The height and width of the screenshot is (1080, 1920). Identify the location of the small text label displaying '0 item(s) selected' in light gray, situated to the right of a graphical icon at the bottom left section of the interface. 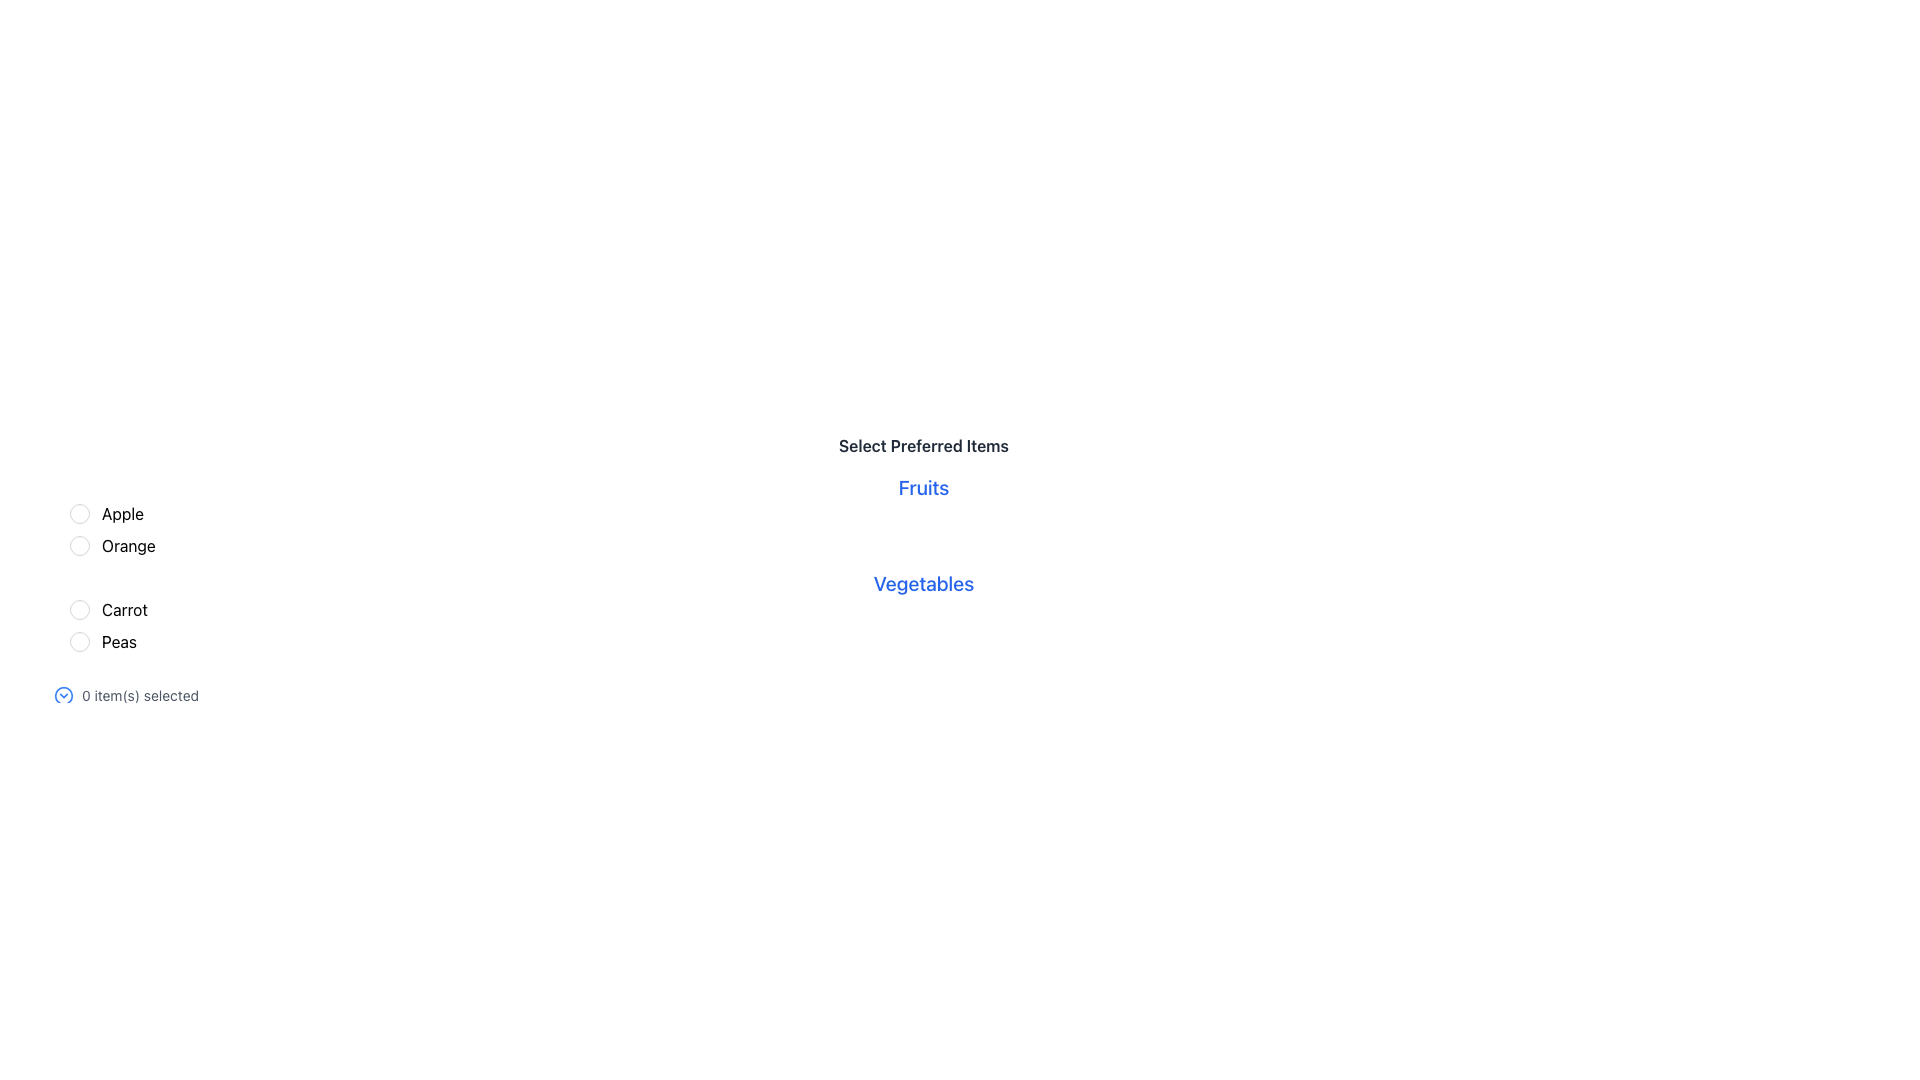
(139, 694).